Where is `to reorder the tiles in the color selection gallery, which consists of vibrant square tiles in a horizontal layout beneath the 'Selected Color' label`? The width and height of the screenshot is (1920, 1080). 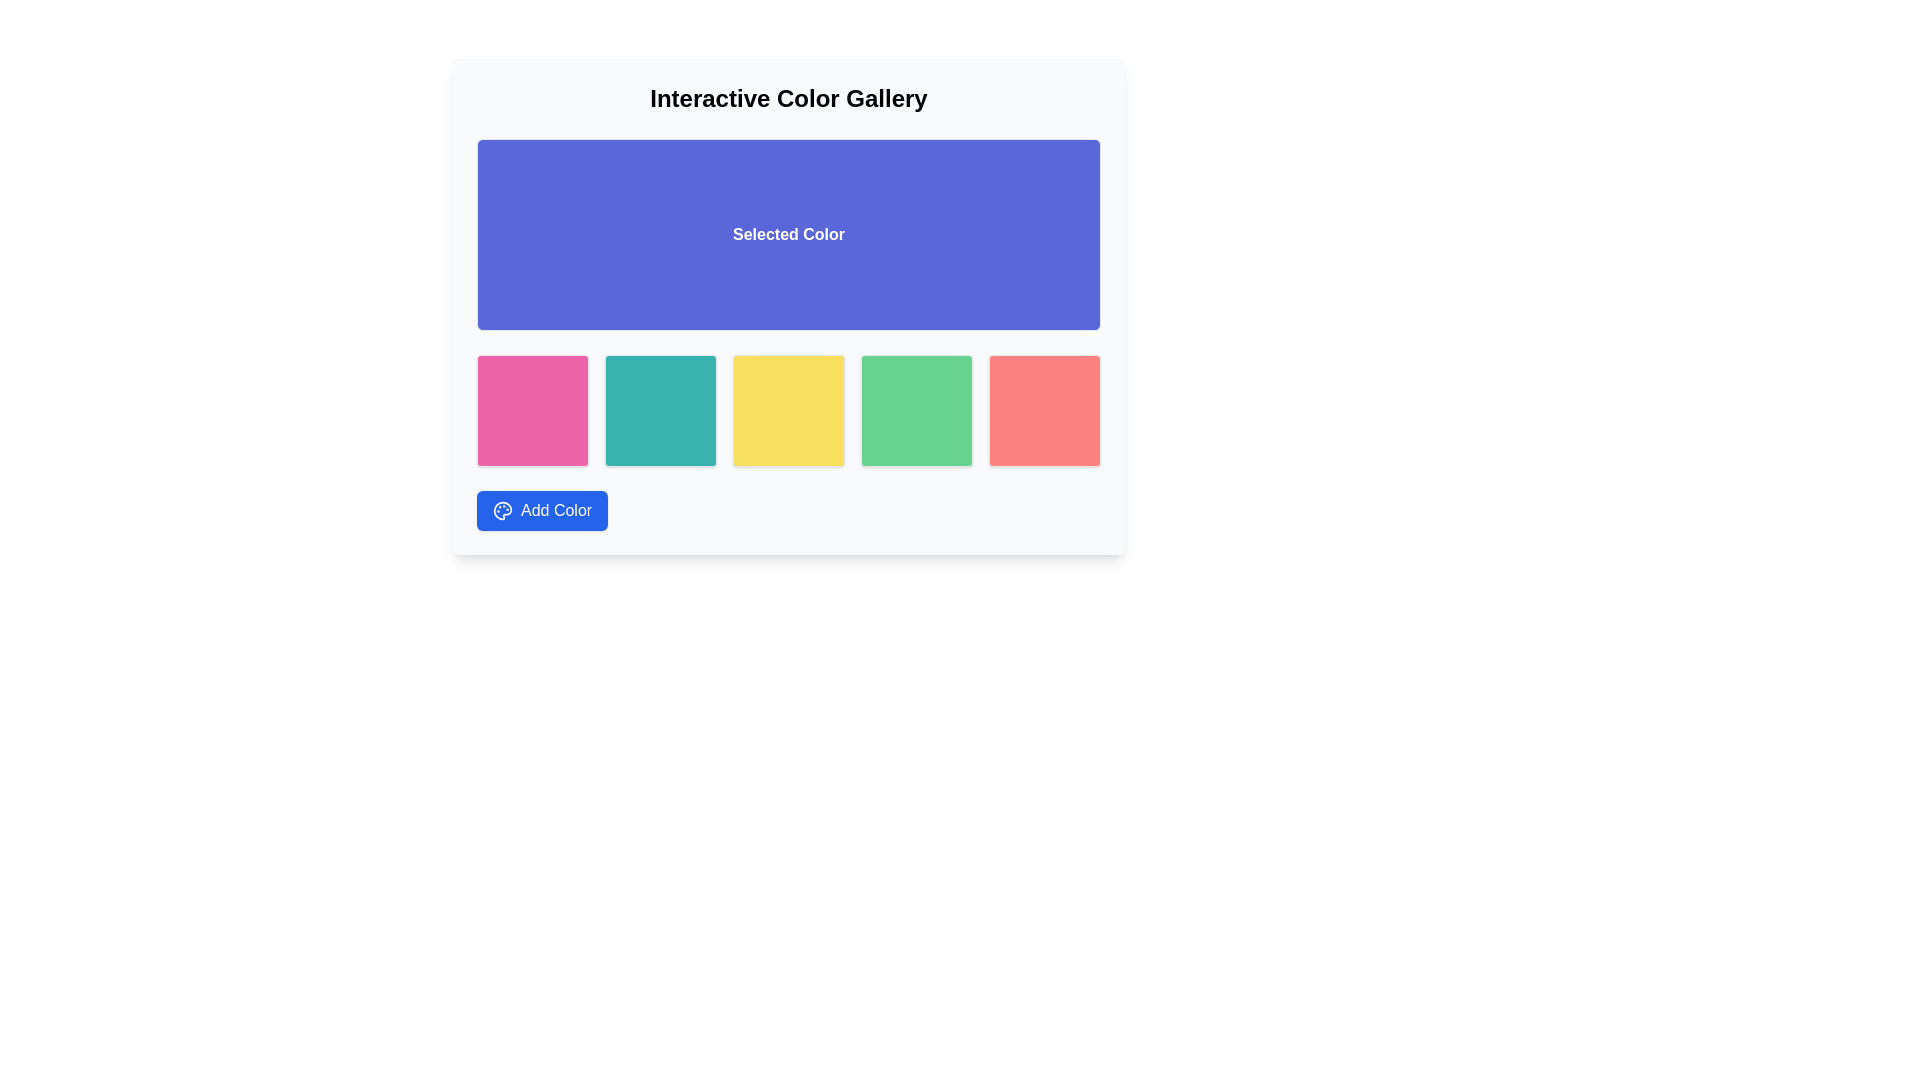 to reorder the tiles in the color selection gallery, which consists of vibrant square tiles in a horizontal layout beneath the 'Selected Color' label is located at coordinates (787, 410).